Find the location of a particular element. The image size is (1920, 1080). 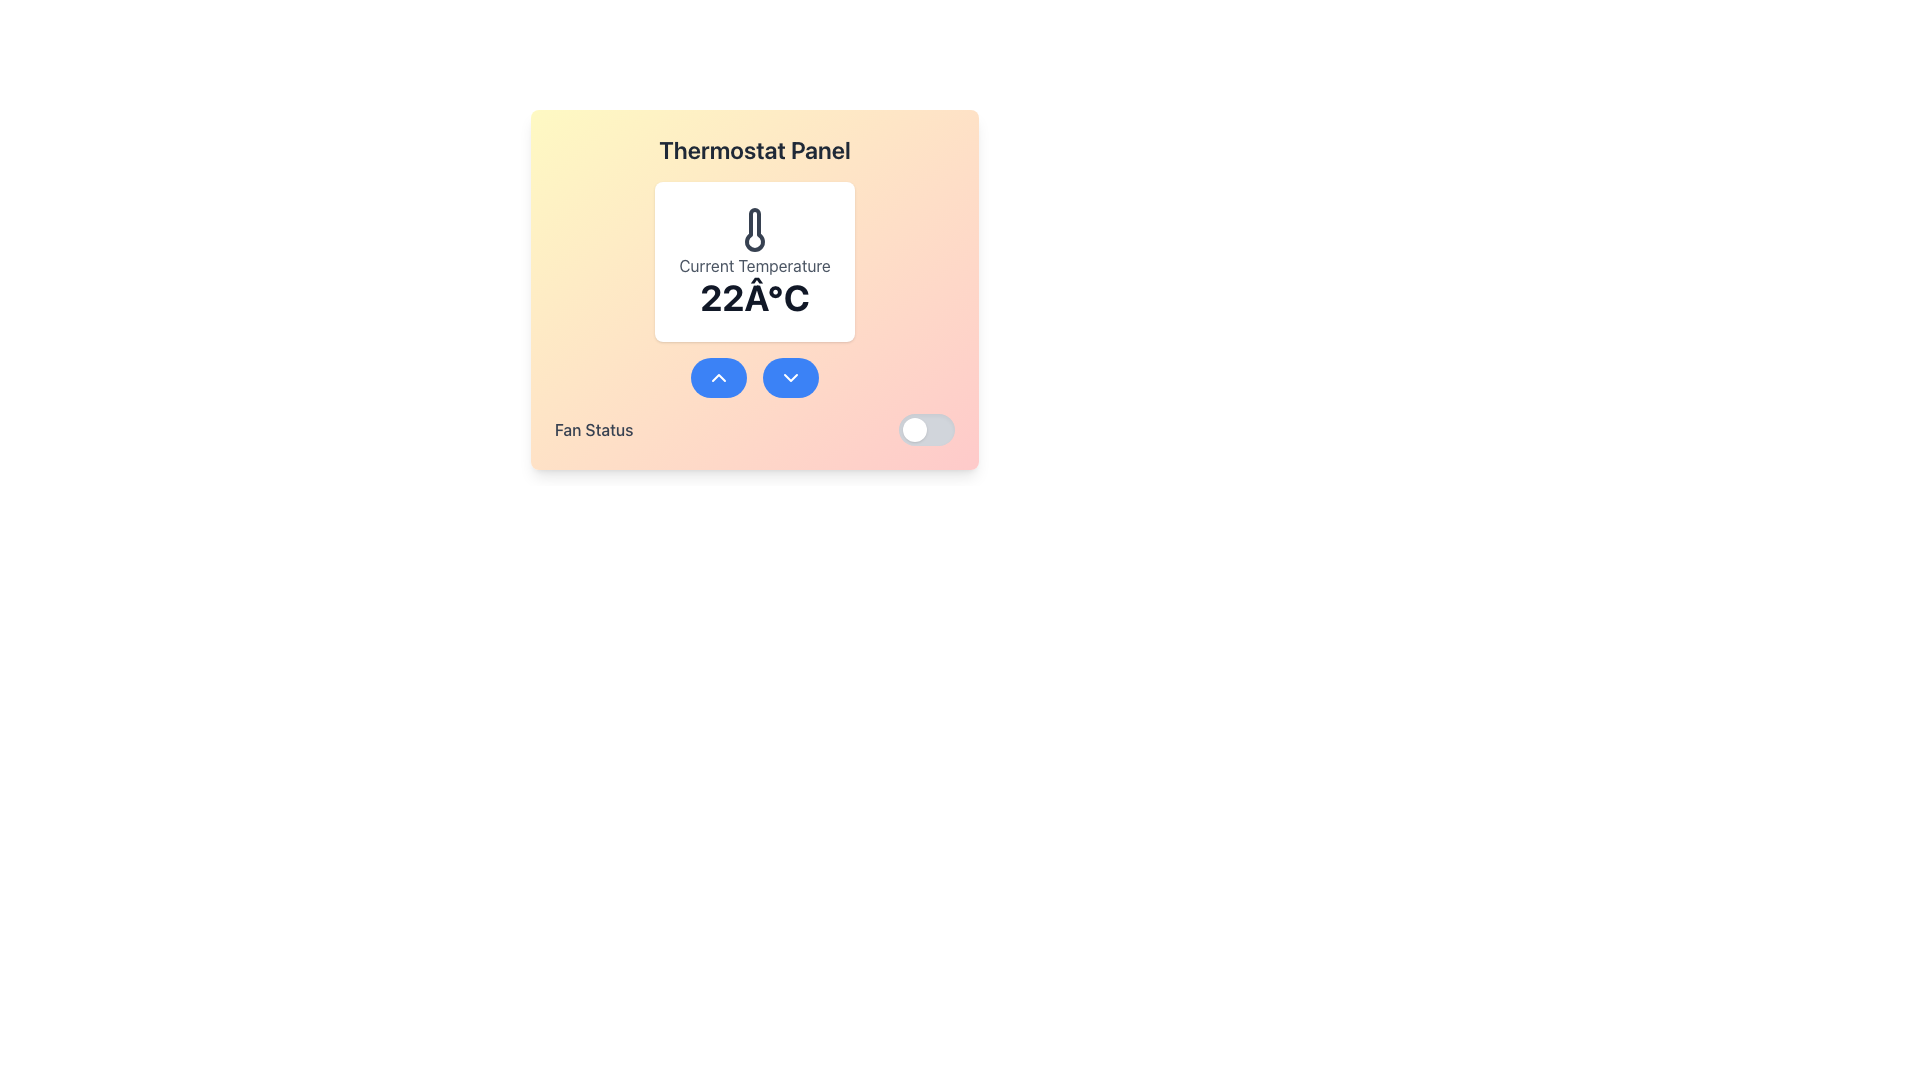

the upward chevron icon located within the blue button of the Thermostat Panel is located at coordinates (719, 378).